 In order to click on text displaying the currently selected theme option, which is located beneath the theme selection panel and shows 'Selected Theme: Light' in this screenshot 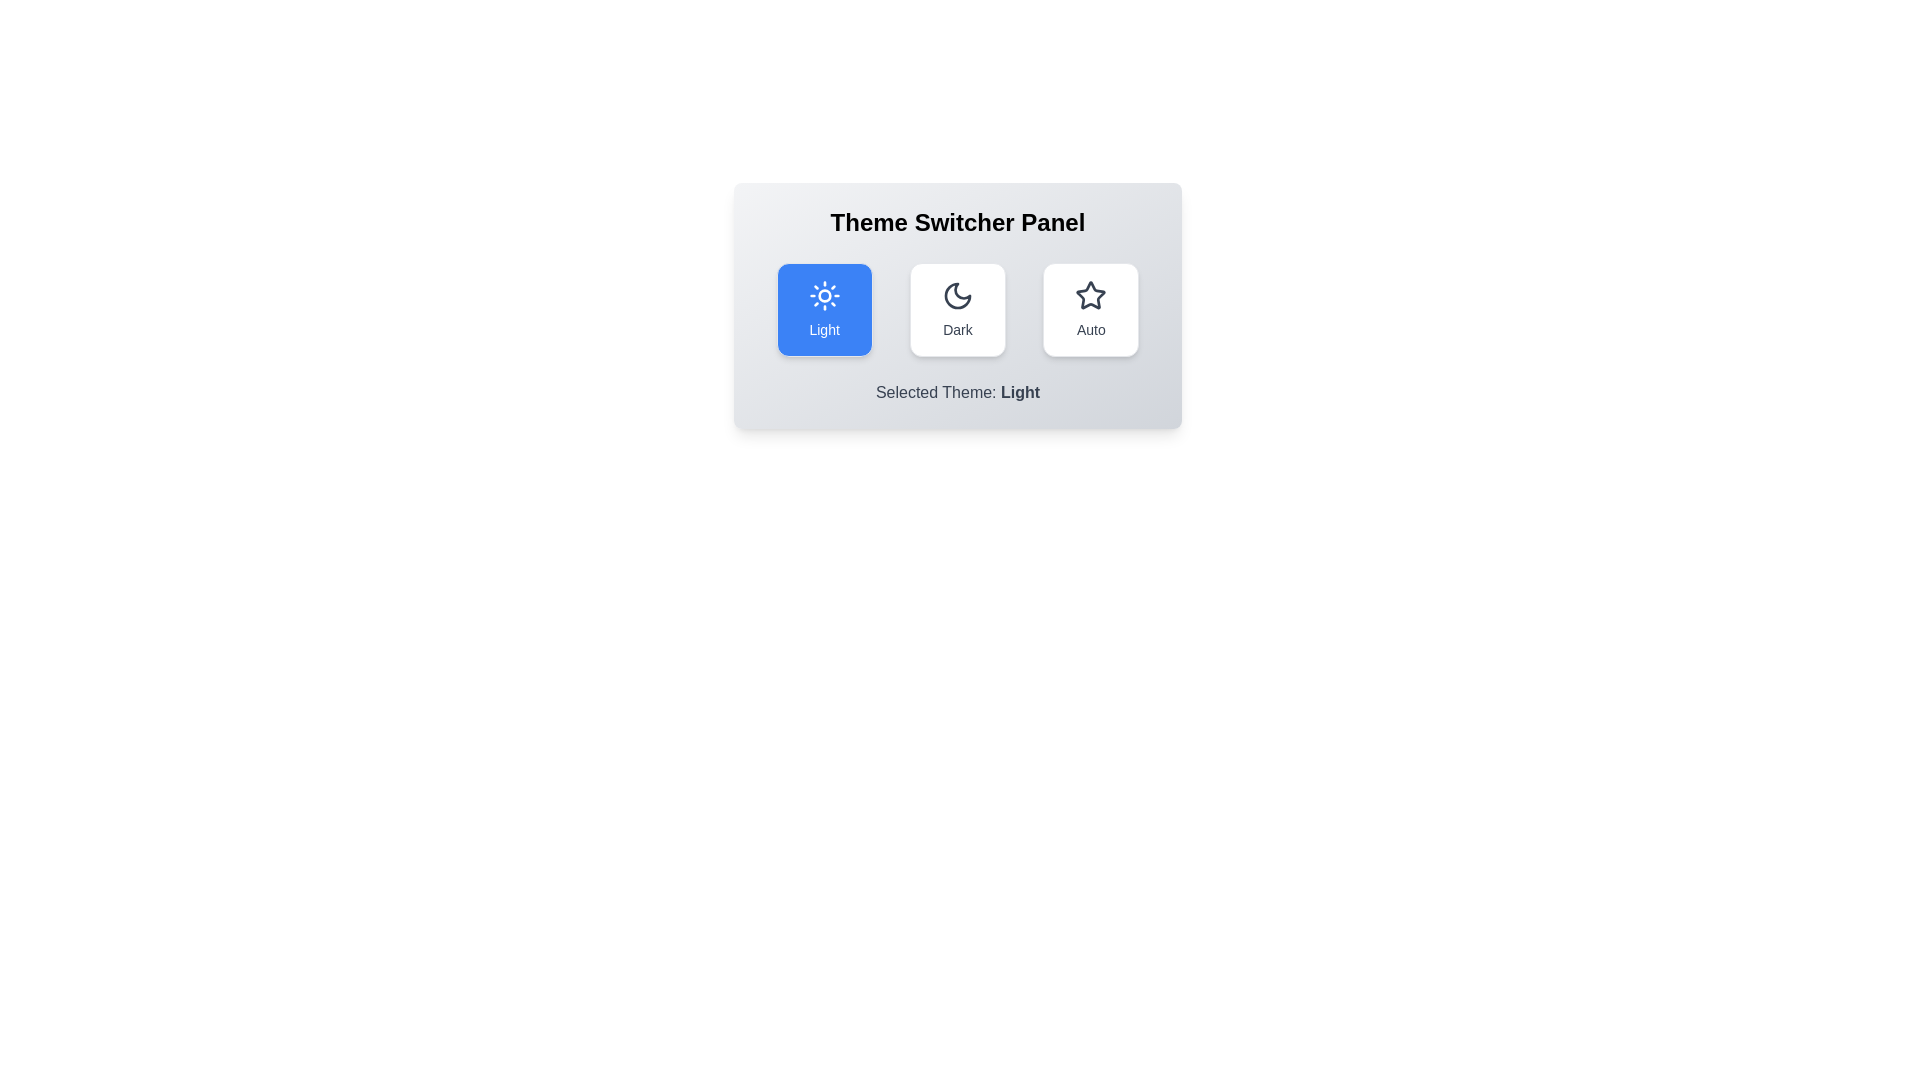, I will do `click(1020, 392)`.